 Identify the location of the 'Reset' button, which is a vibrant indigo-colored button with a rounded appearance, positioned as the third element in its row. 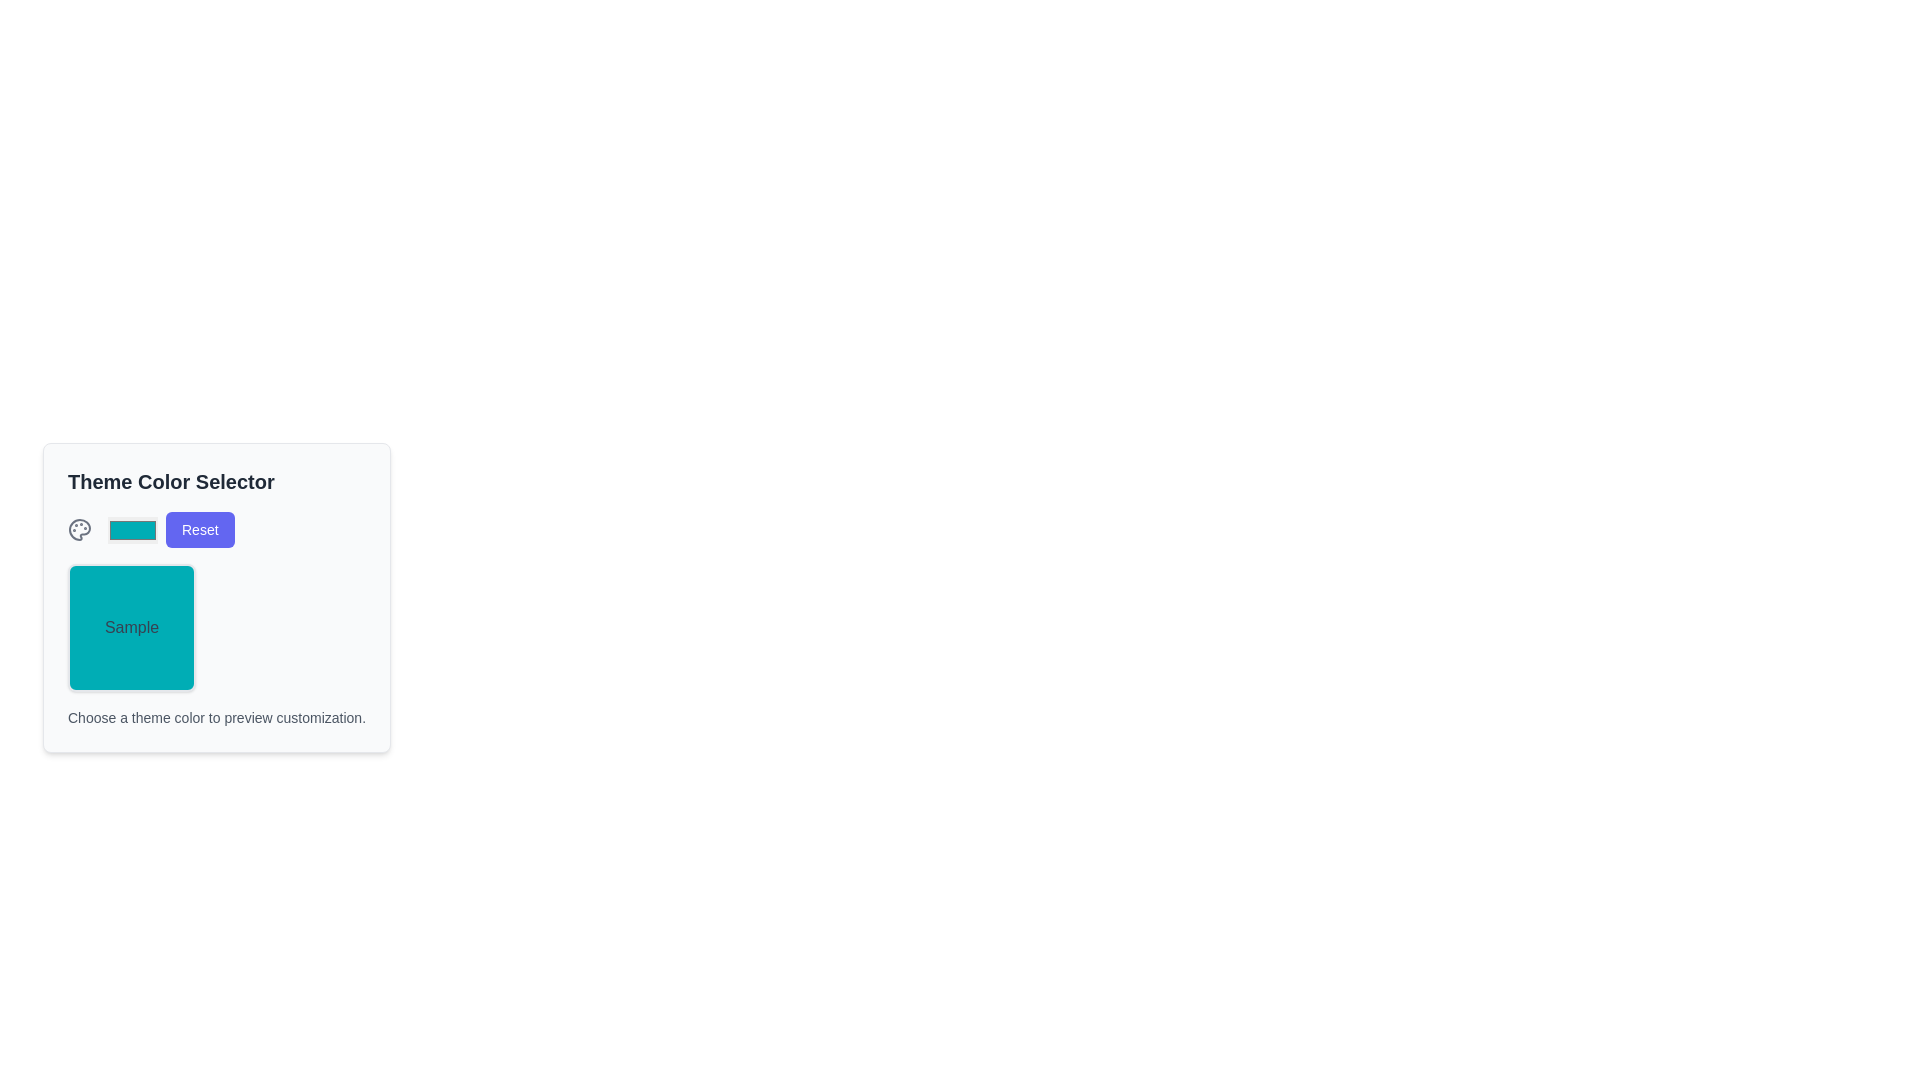
(216, 528).